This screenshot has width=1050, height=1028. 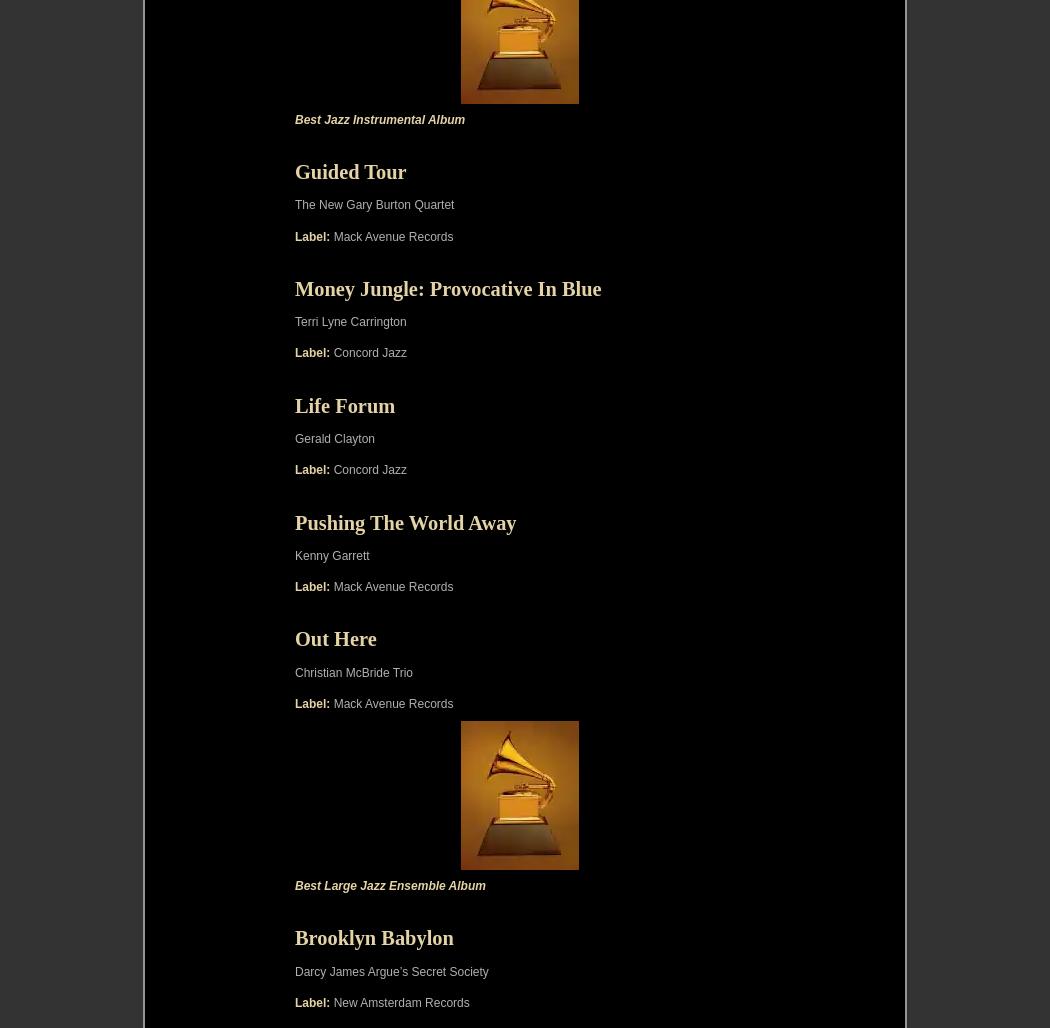 What do you see at coordinates (335, 638) in the screenshot?
I see `'Out Here'` at bounding box center [335, 638].